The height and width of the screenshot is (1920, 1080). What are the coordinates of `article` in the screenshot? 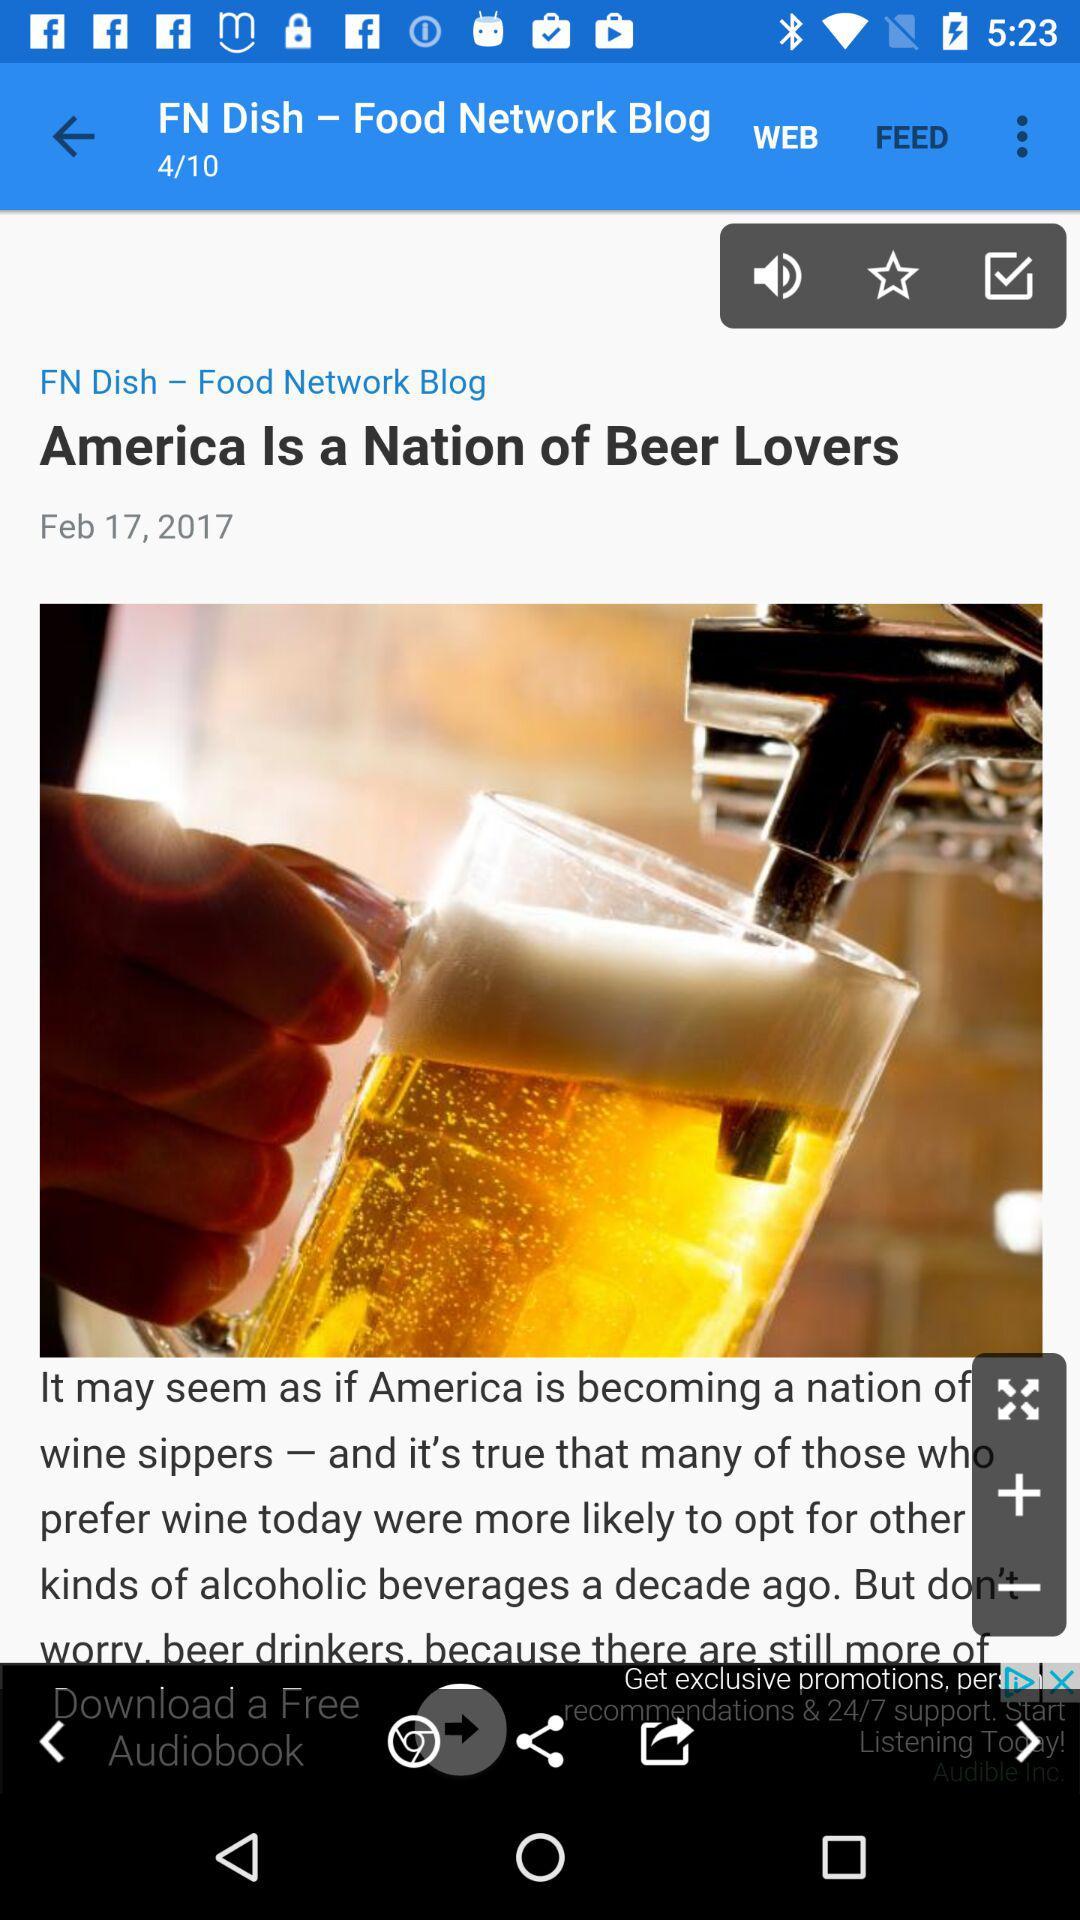 It's located at (1008, 274).